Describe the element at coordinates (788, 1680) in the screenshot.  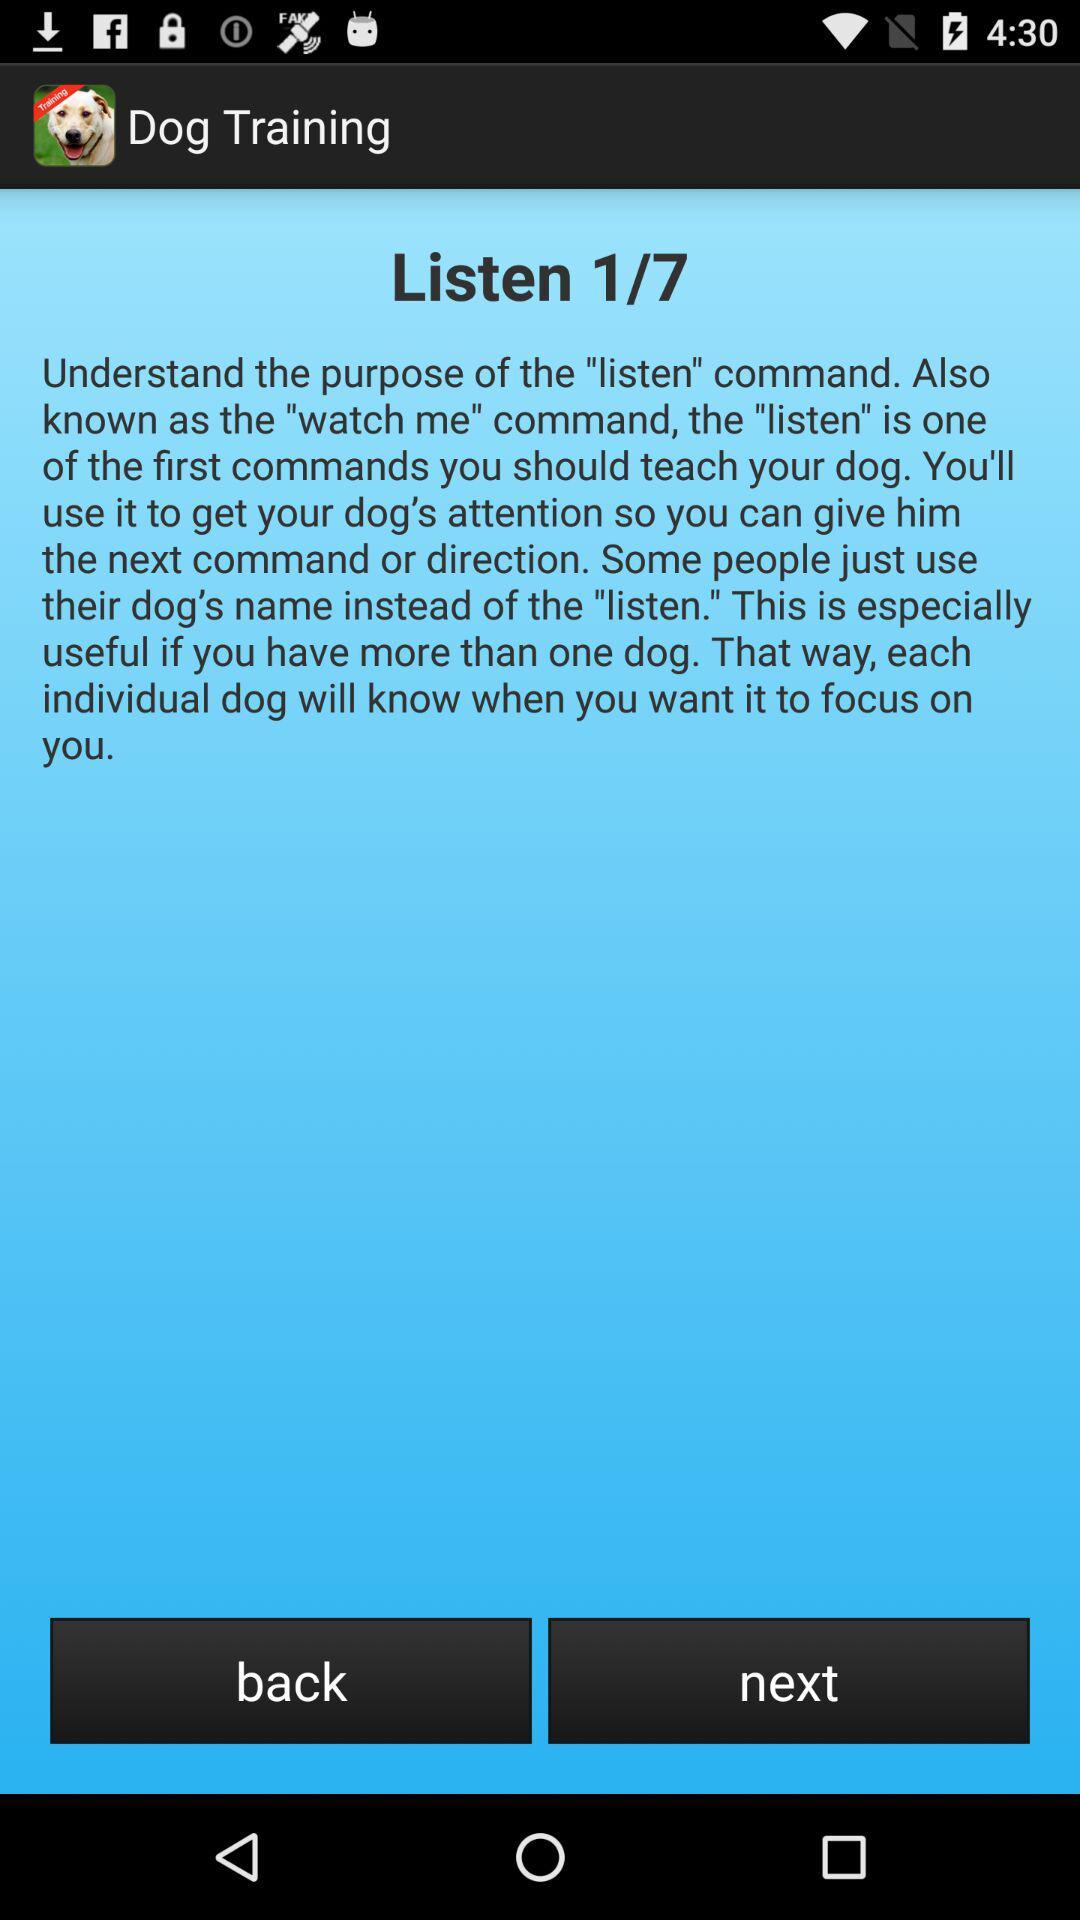
I see `the next` at that location.